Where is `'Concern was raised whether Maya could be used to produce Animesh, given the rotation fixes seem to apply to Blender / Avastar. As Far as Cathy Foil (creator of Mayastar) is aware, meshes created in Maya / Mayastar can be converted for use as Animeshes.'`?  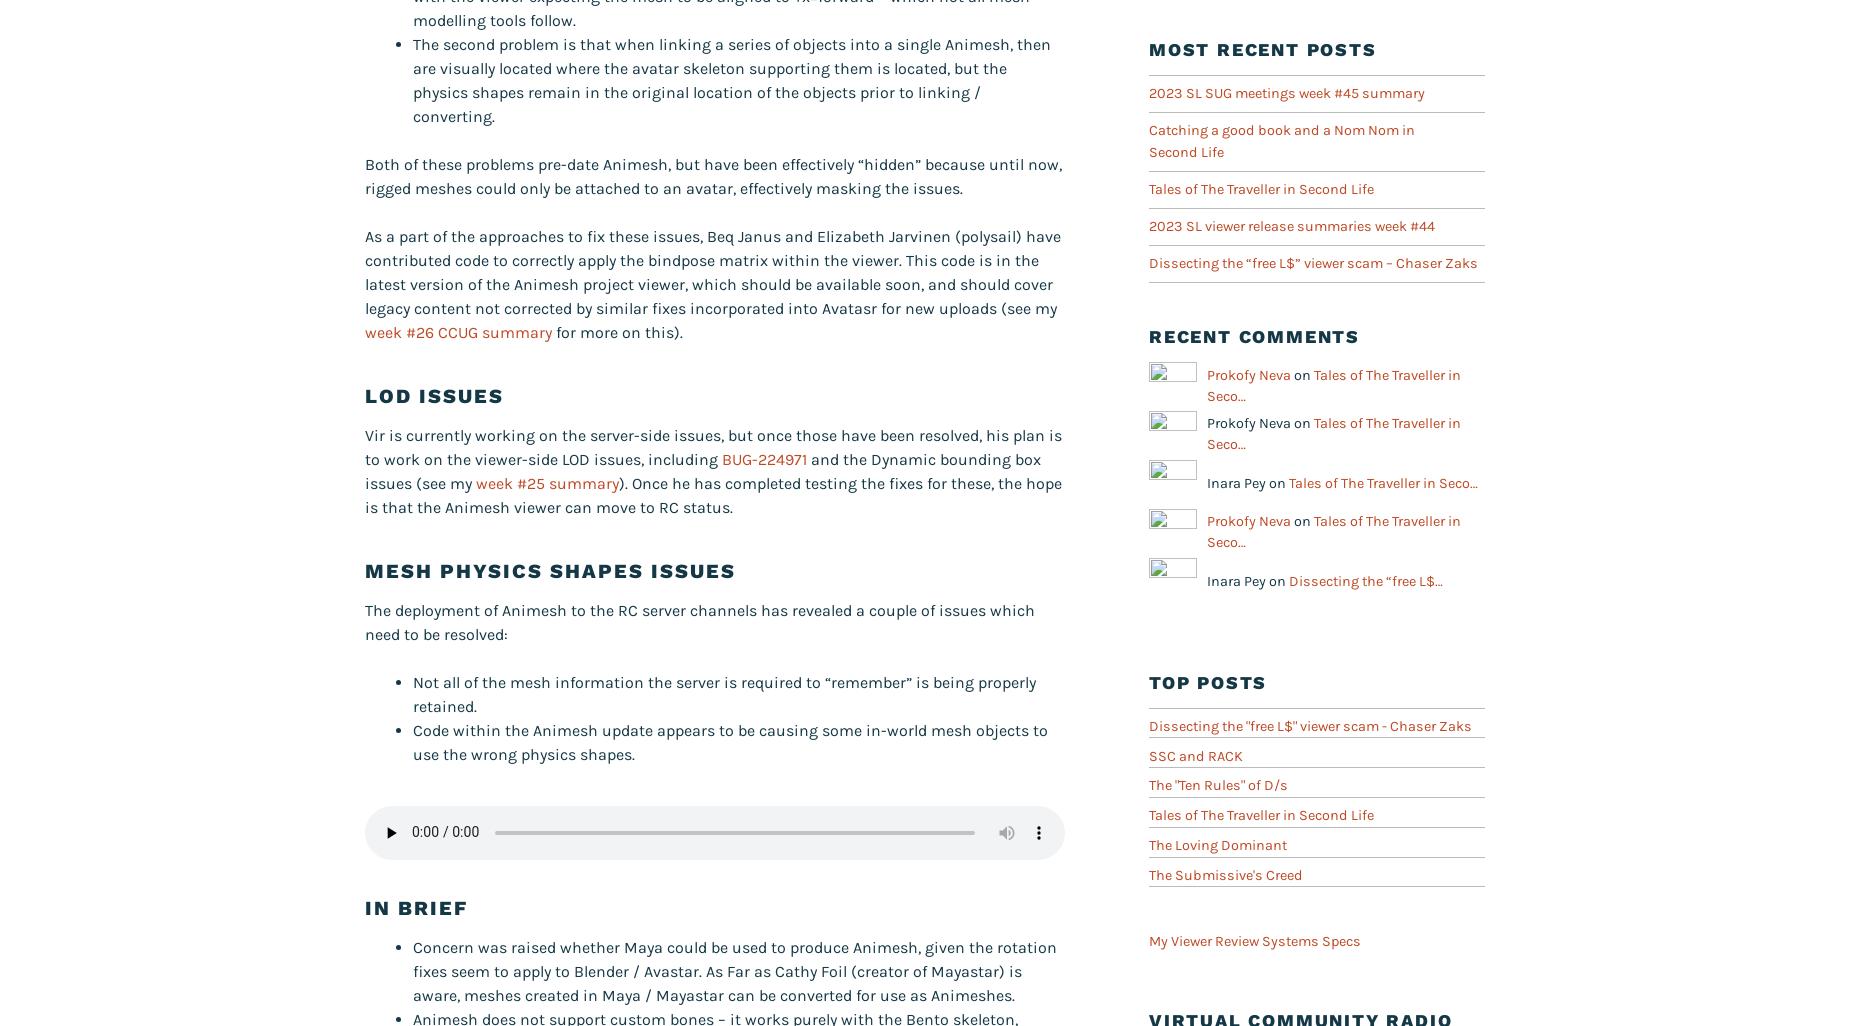
'Concern was raised whether Maya could be used to produce Animesh, given the rotation fixes seem to apply to Blender / Avastar. As Far as Cathy Foil (creator of Mayastar) is aware, meshes created in Maya / Mayastar can be converted for use as Animeshes.' is located at coordinates (735, 971).